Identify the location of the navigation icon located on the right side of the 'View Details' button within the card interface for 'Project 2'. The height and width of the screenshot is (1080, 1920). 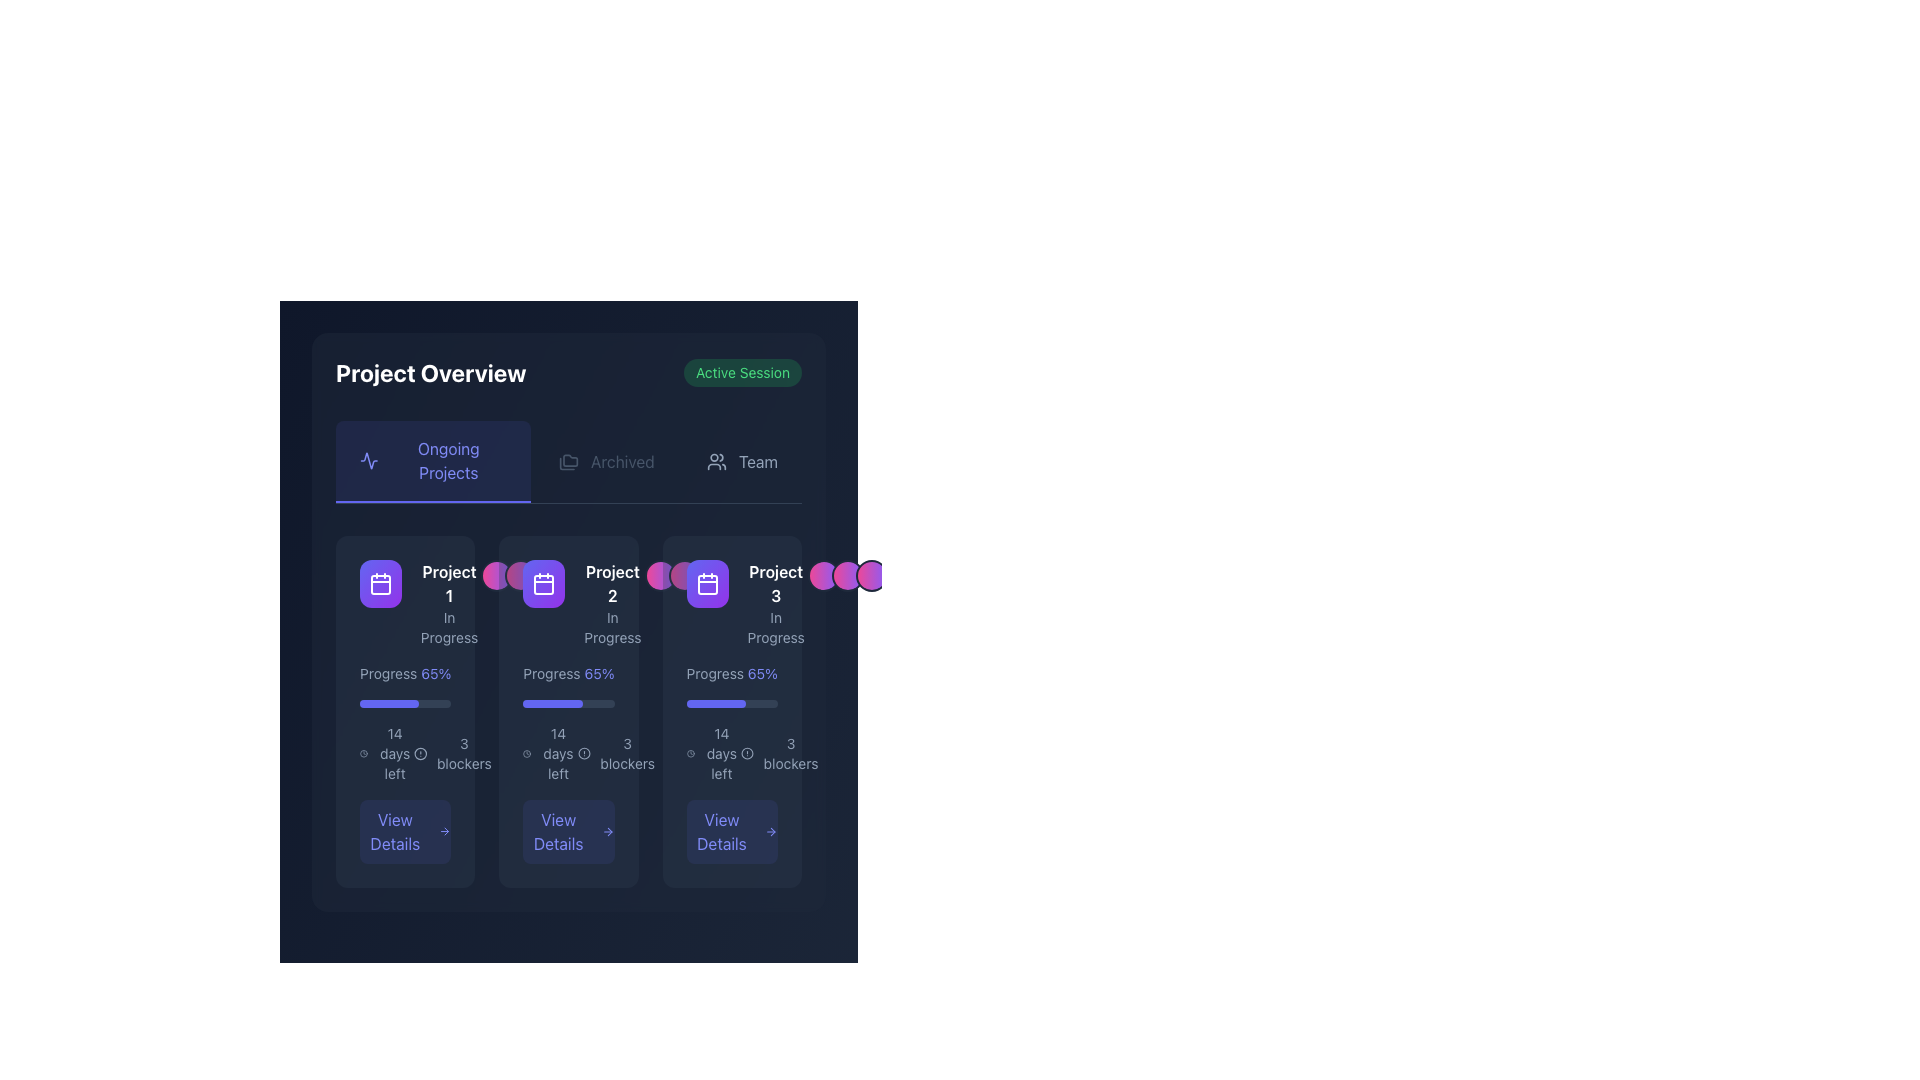
(607, 832).